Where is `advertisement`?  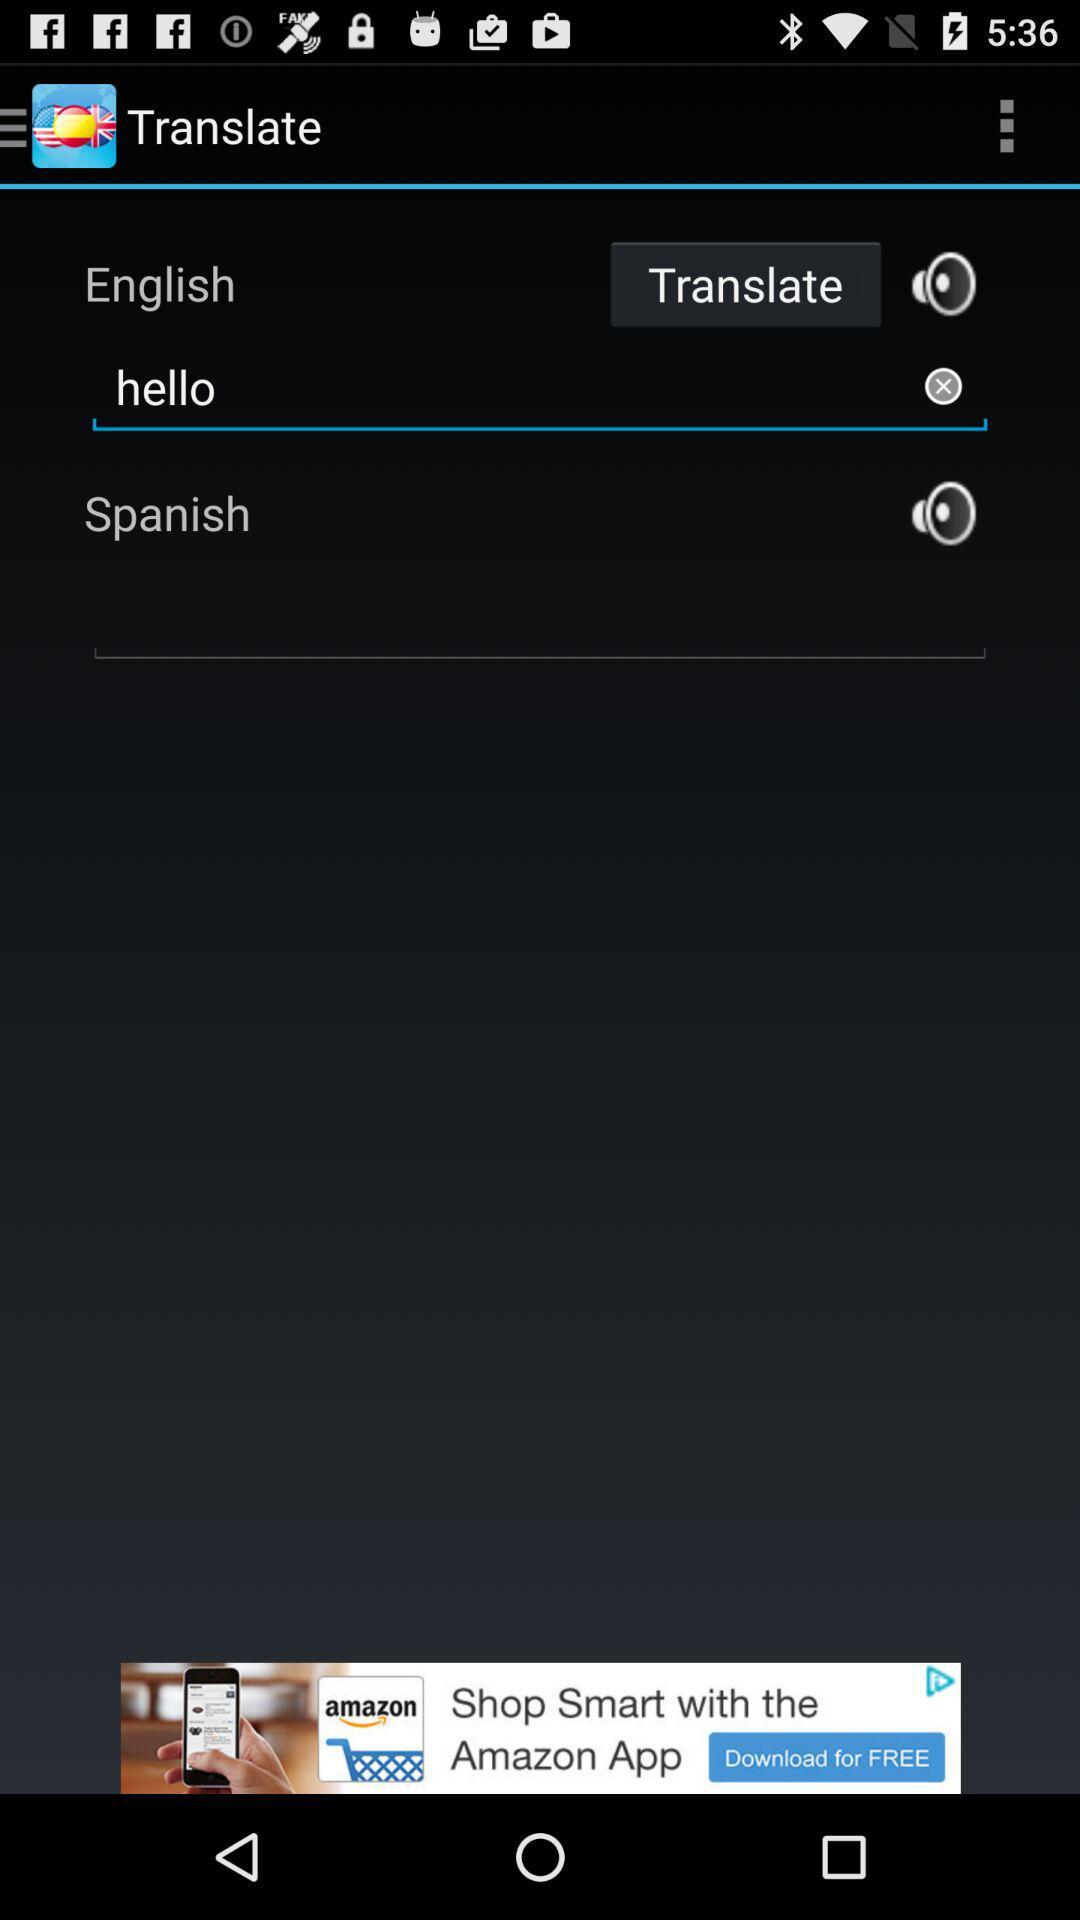 advertisement is located at coordinates (540, 1727).